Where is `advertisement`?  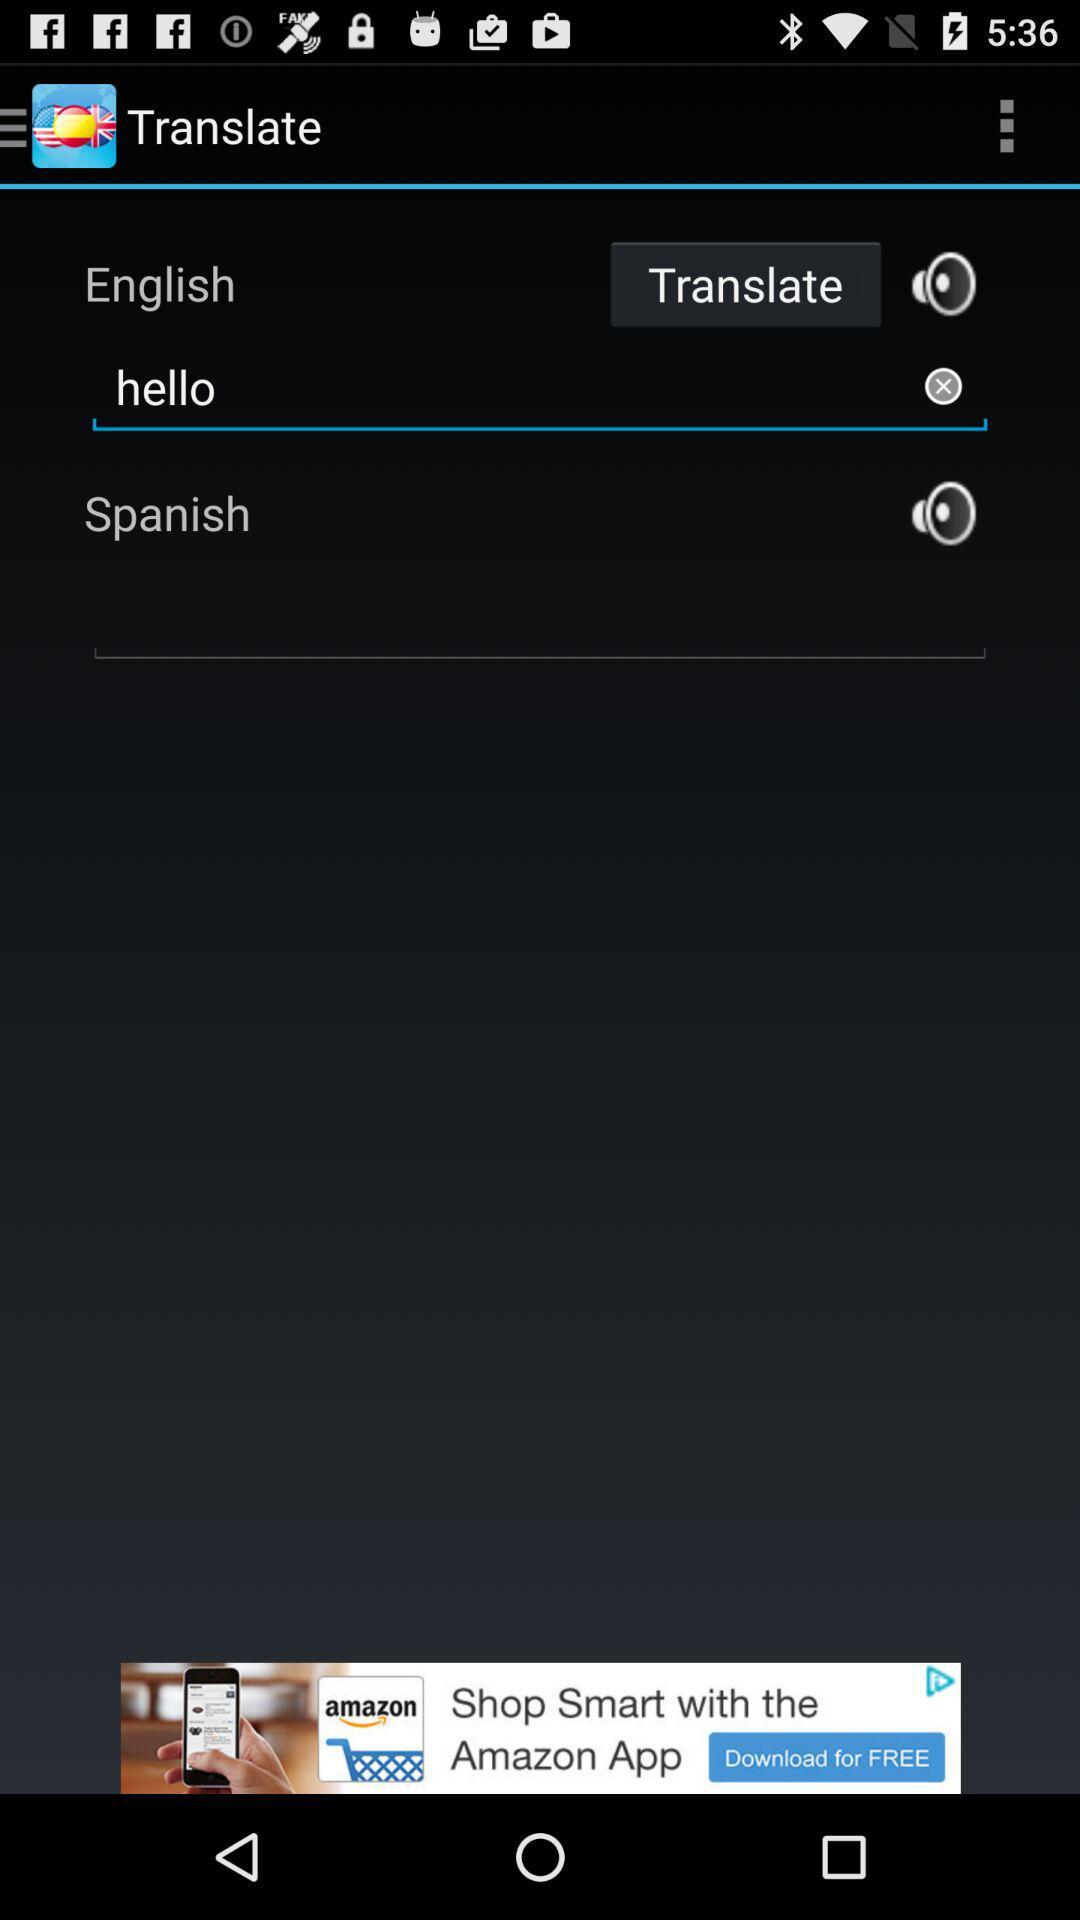 advertisement is located at coordinates (540, 1727).